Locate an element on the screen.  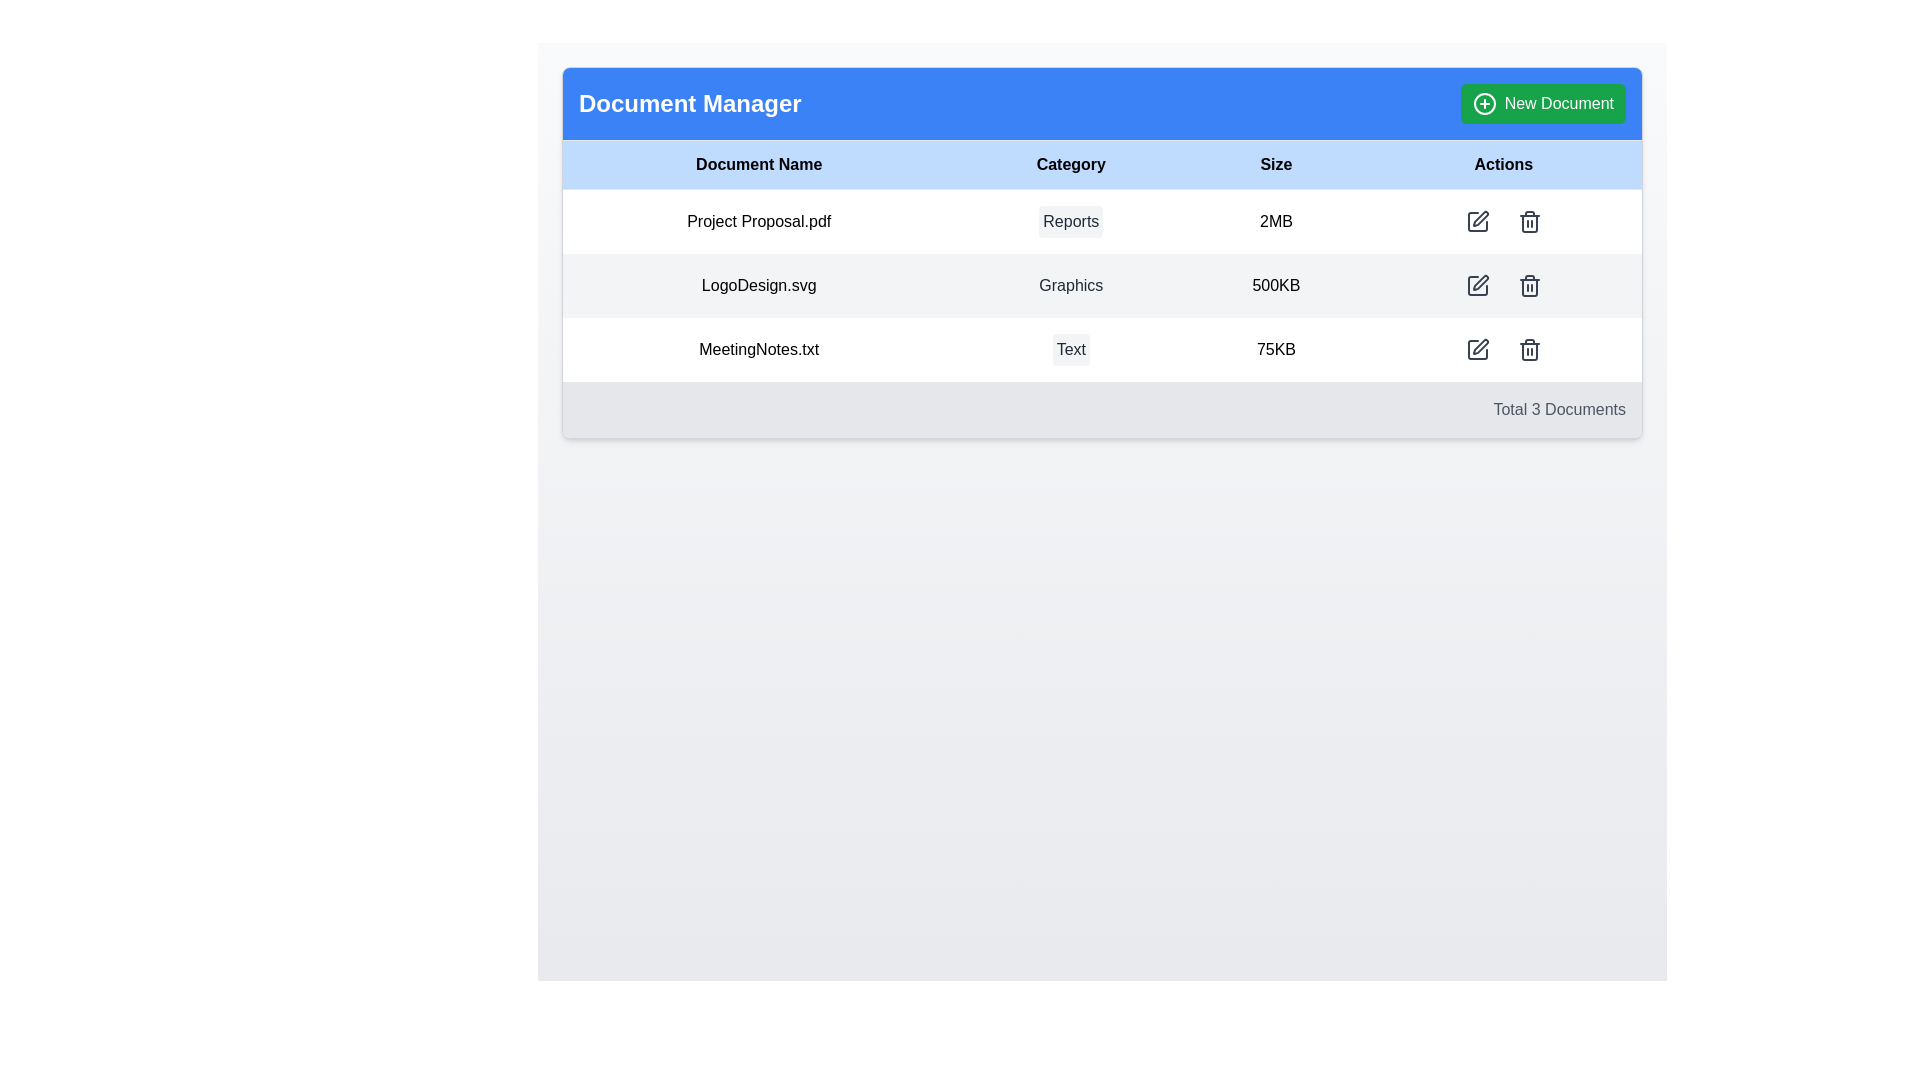
the second column header labeled 'Category' in the table, which is positioned between 'Document Name' and 'Size' is located at coordinates (1070, 164).